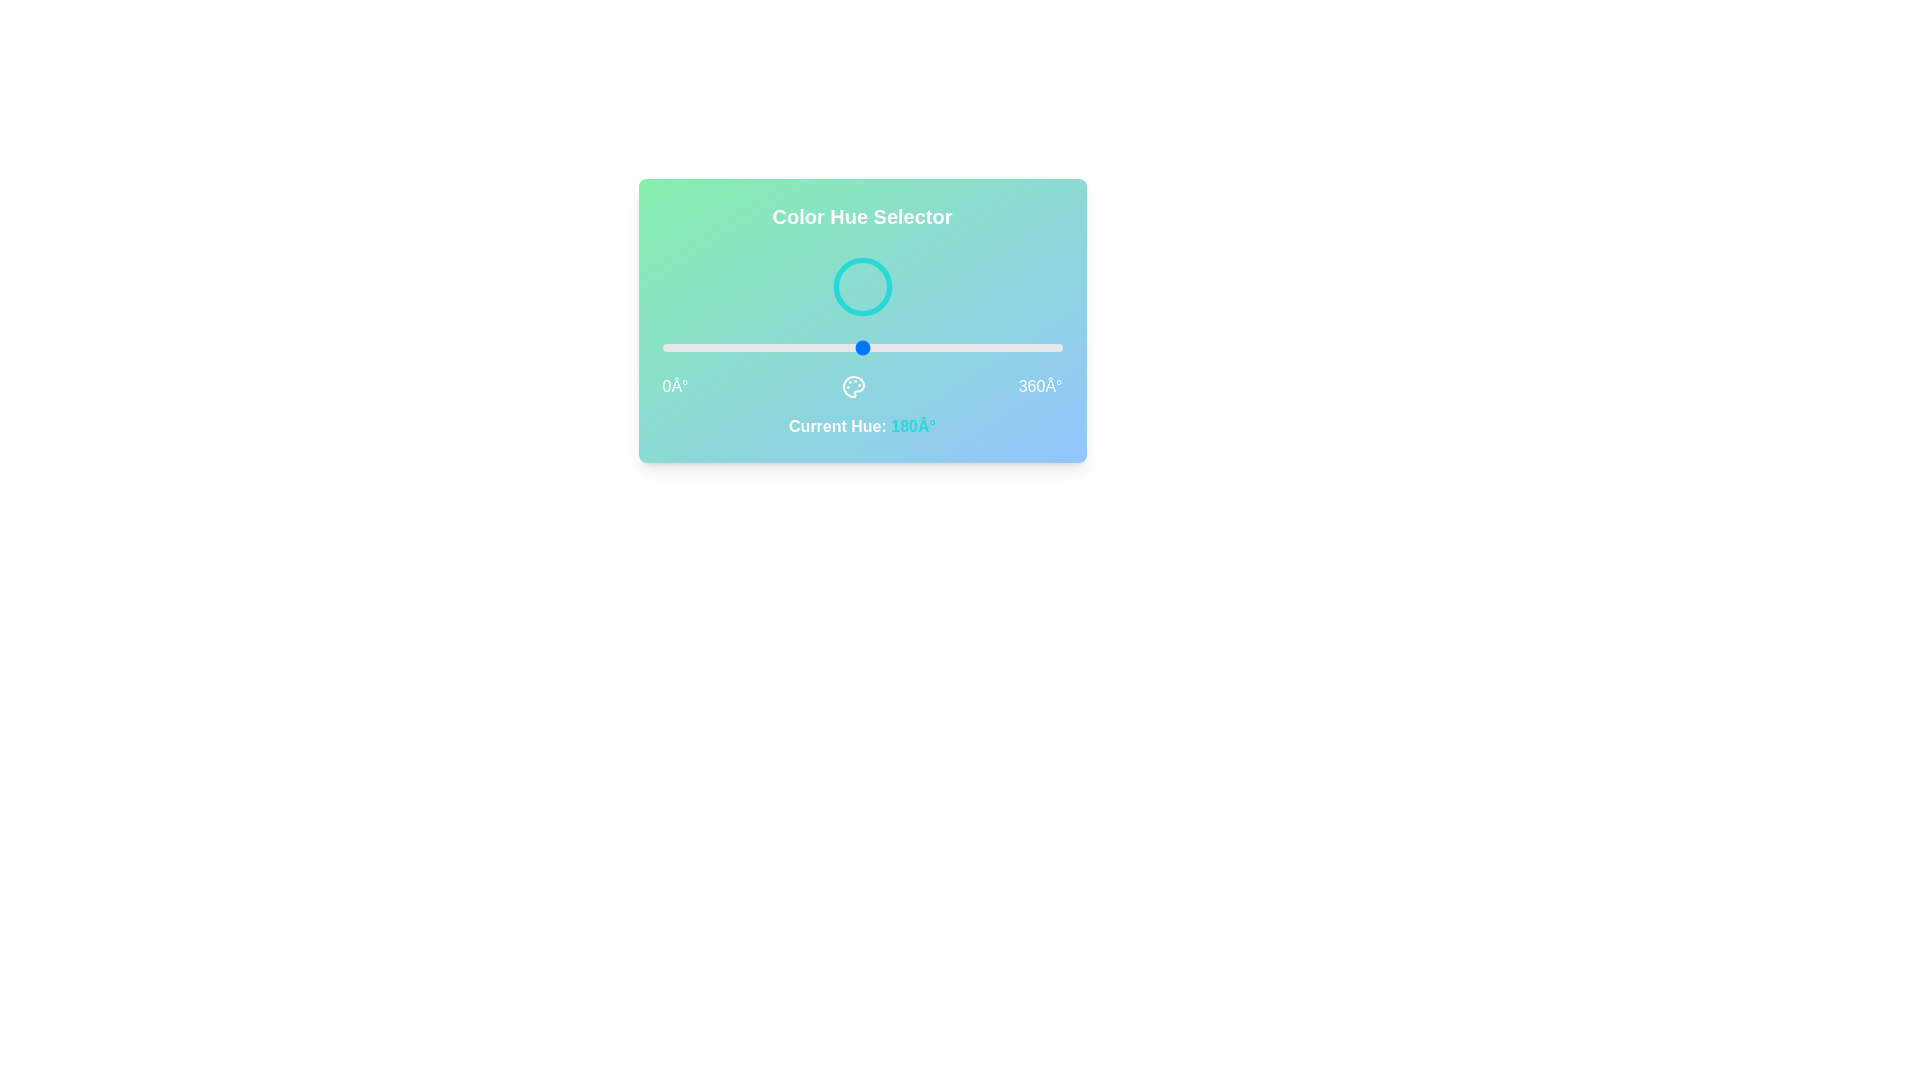 This screenshot has width=1920, height=1080. I want to click on the hue value to 334 by interacting with the slider, so click(1033, 346).